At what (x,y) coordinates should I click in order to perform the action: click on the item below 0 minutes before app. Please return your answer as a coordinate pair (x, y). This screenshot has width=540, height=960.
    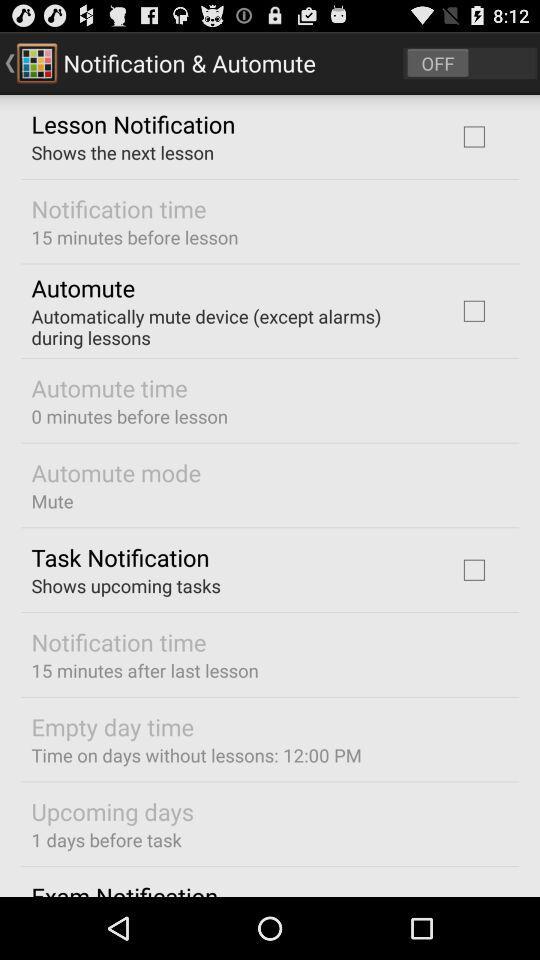
    Looking at the image, I should click on (116, 472).